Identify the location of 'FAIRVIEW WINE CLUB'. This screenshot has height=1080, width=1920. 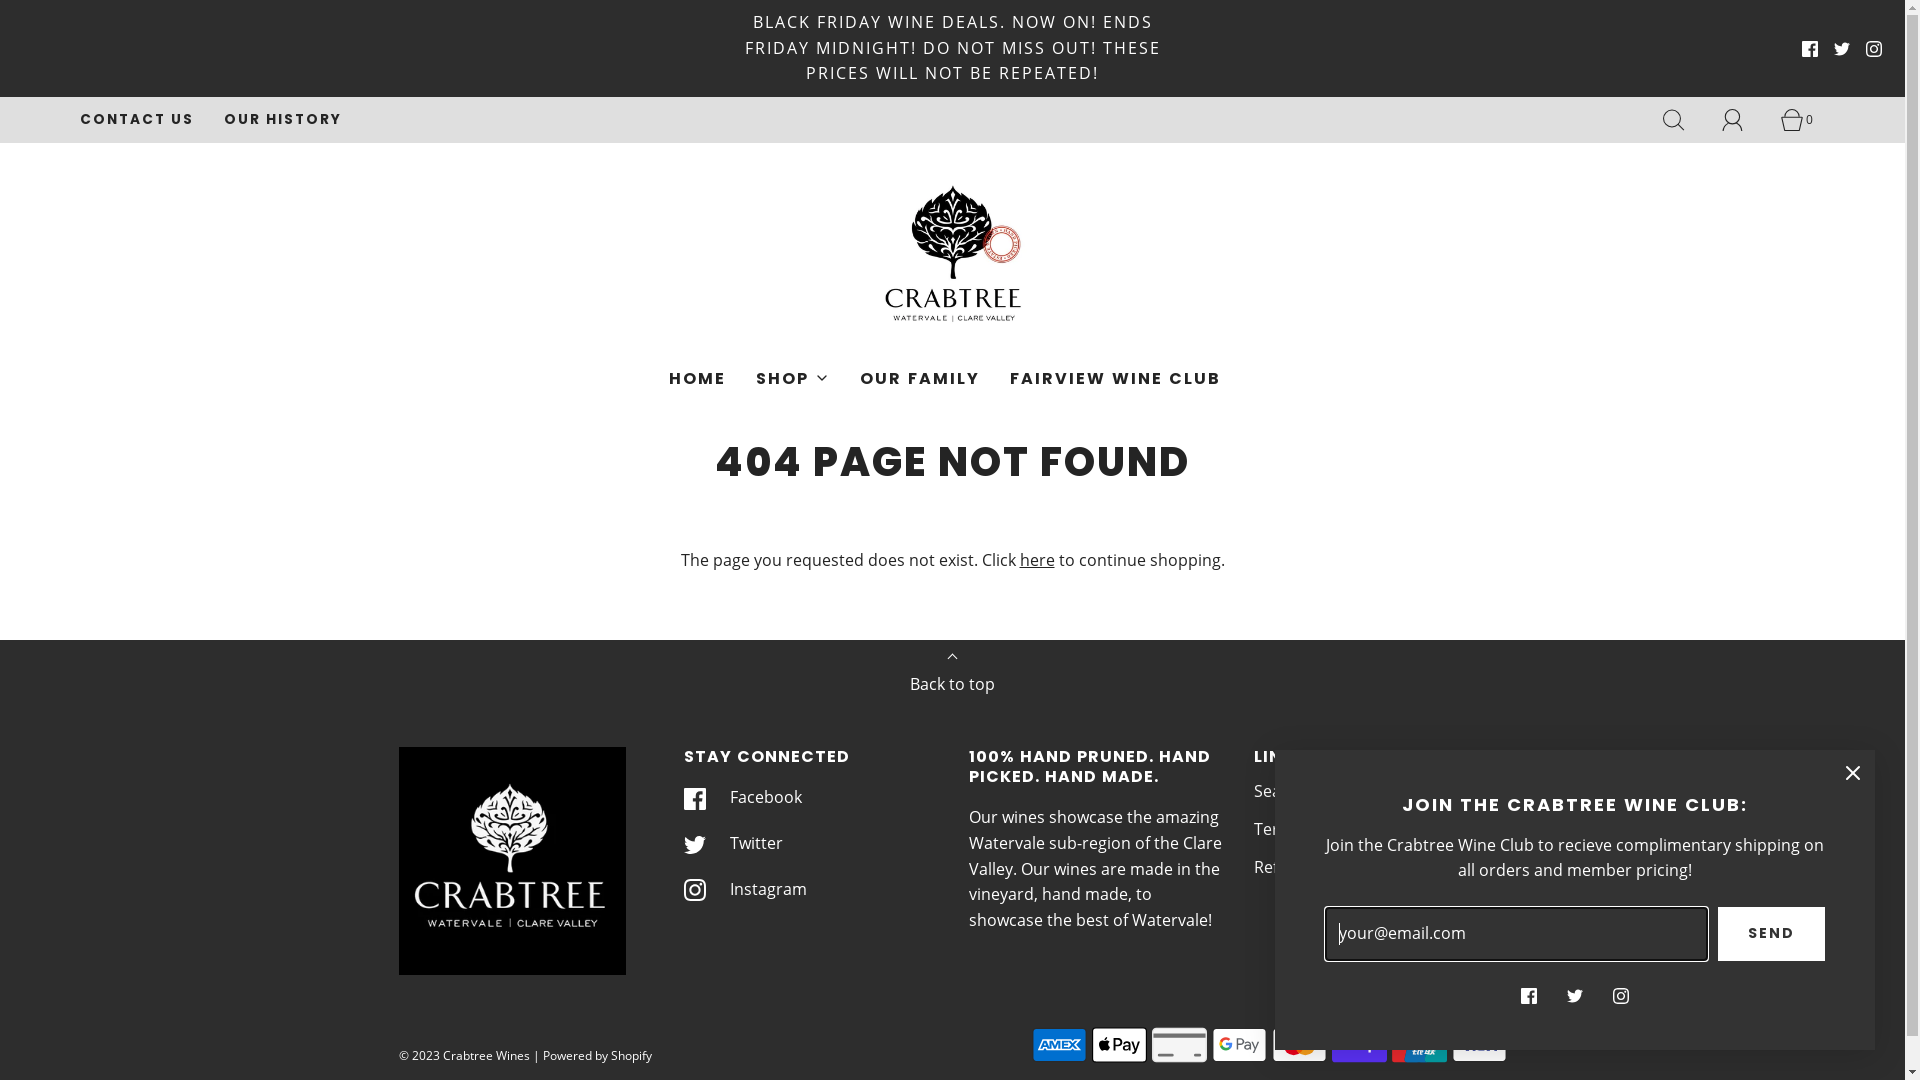
(1114, 378).